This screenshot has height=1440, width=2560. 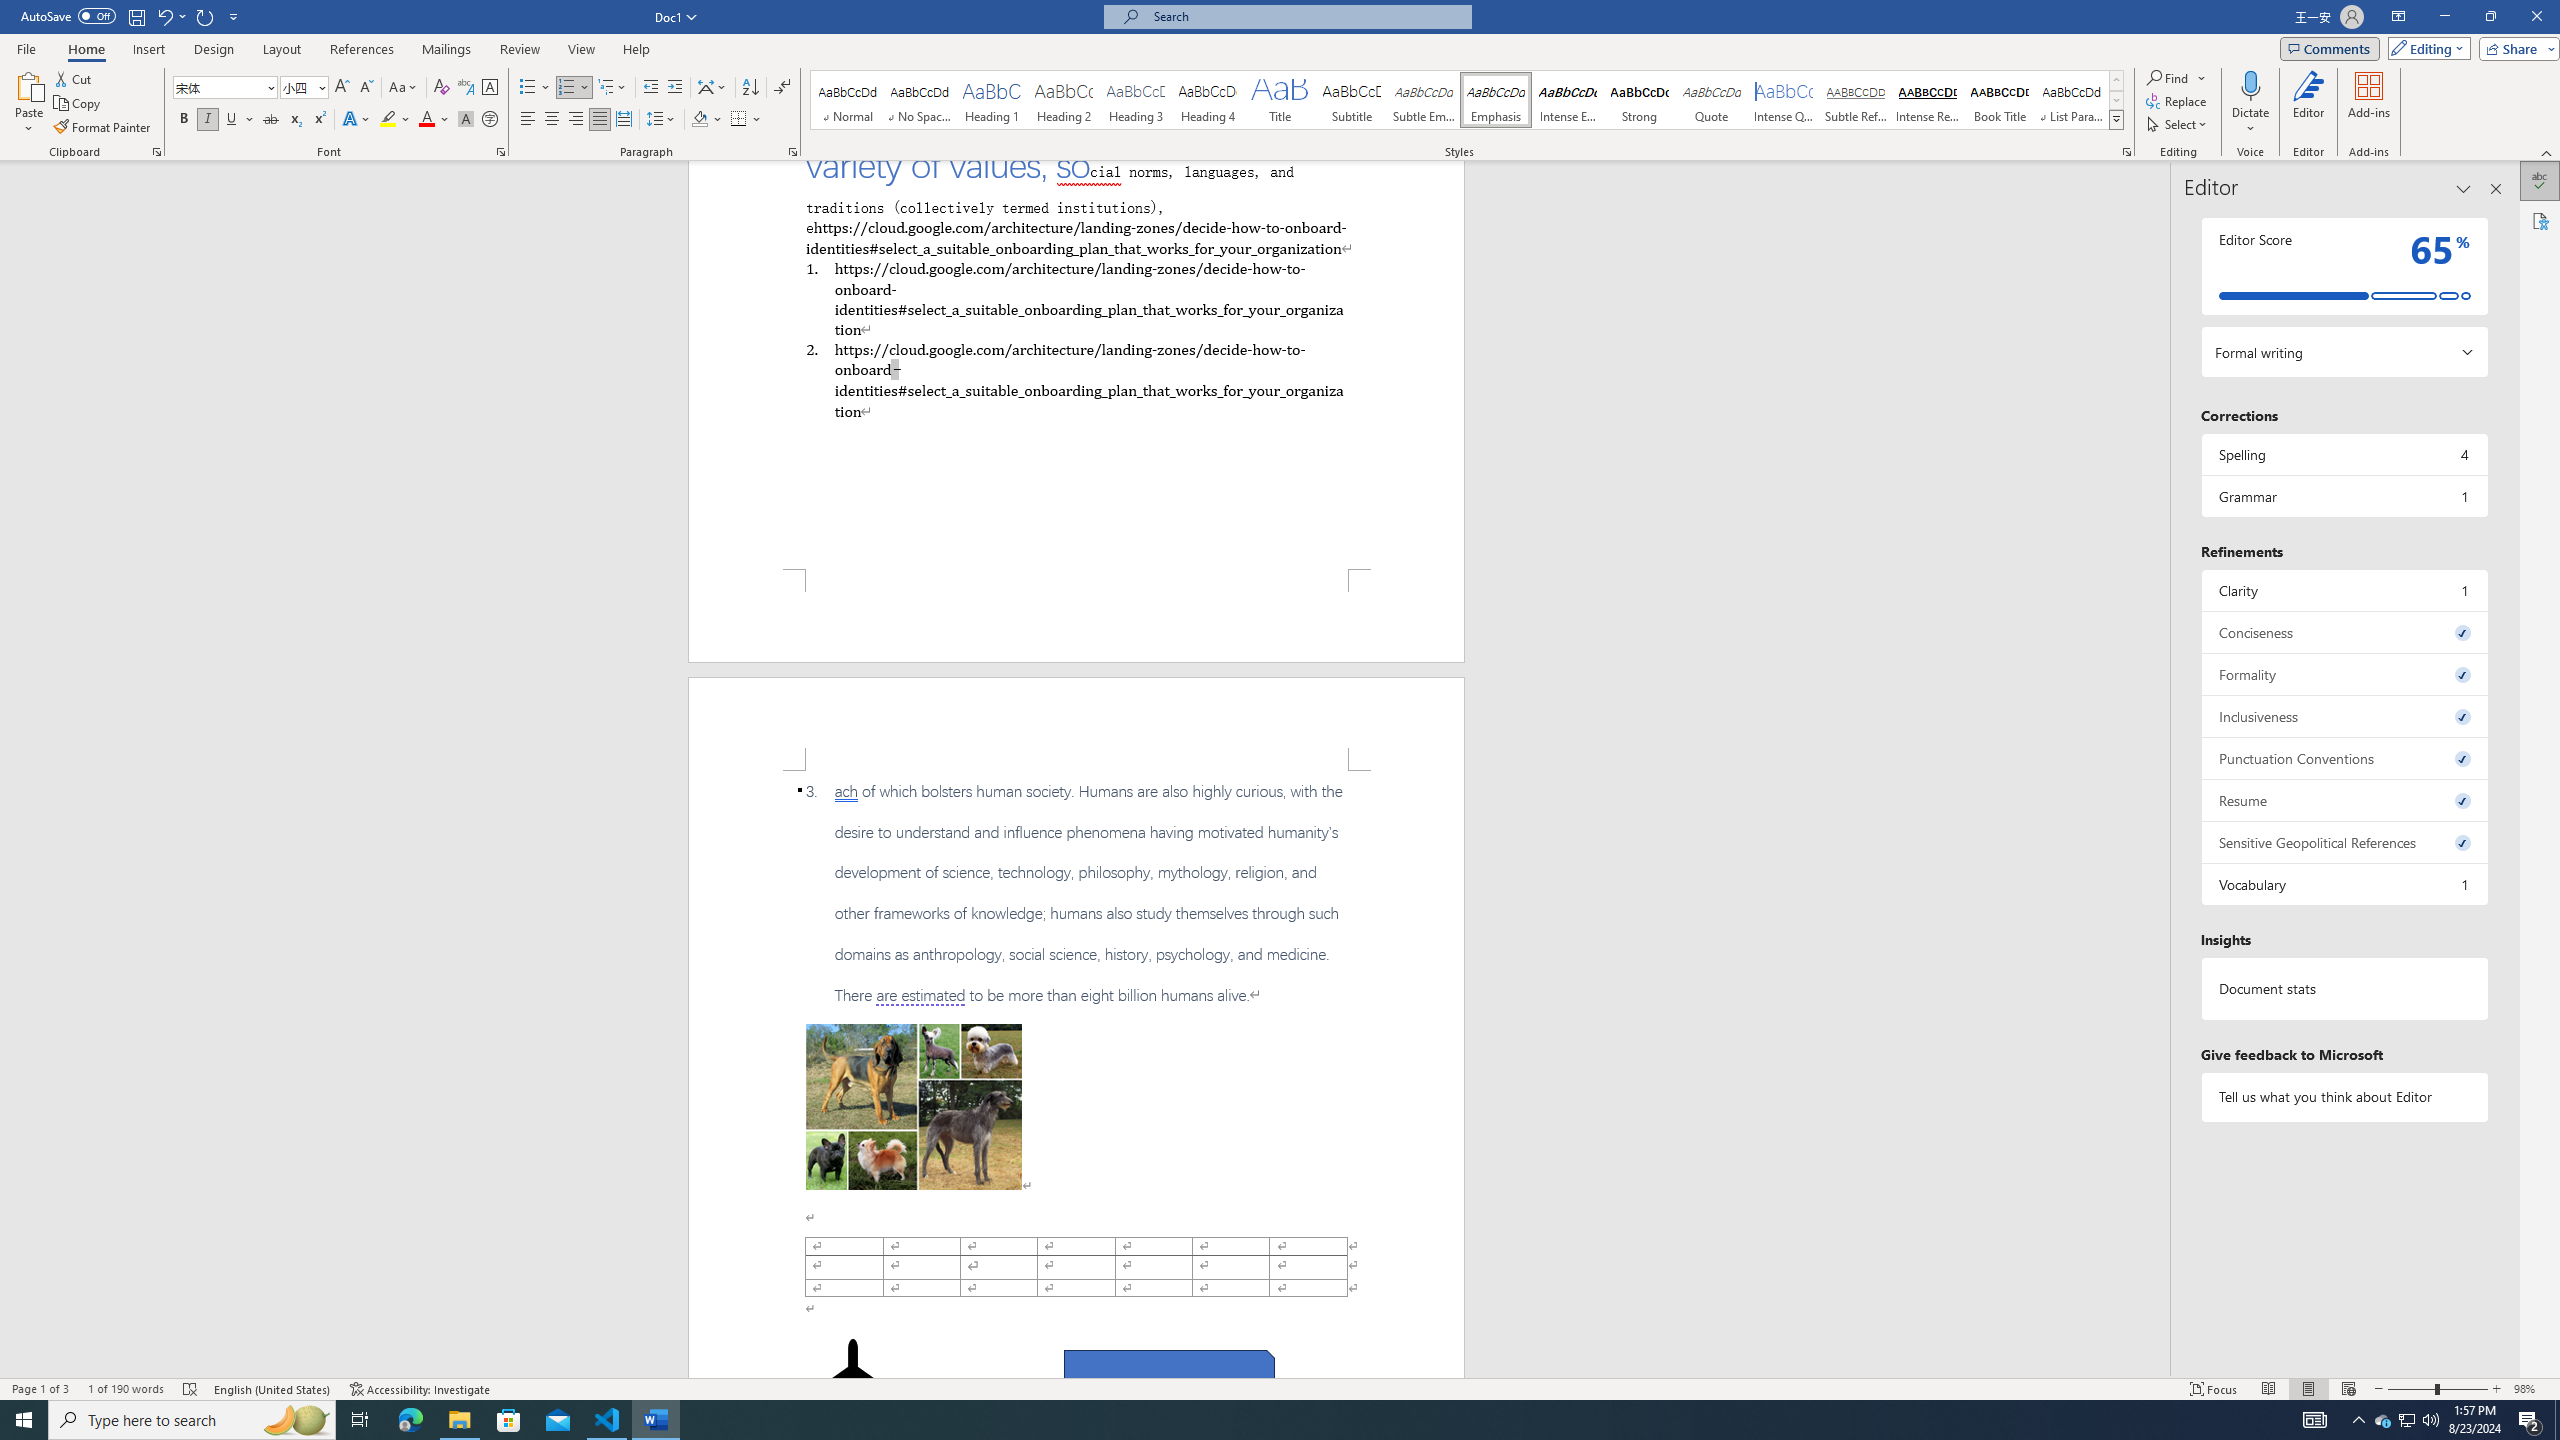 I want to click on 'Subtle Reference', so click(x=1855, y=99).